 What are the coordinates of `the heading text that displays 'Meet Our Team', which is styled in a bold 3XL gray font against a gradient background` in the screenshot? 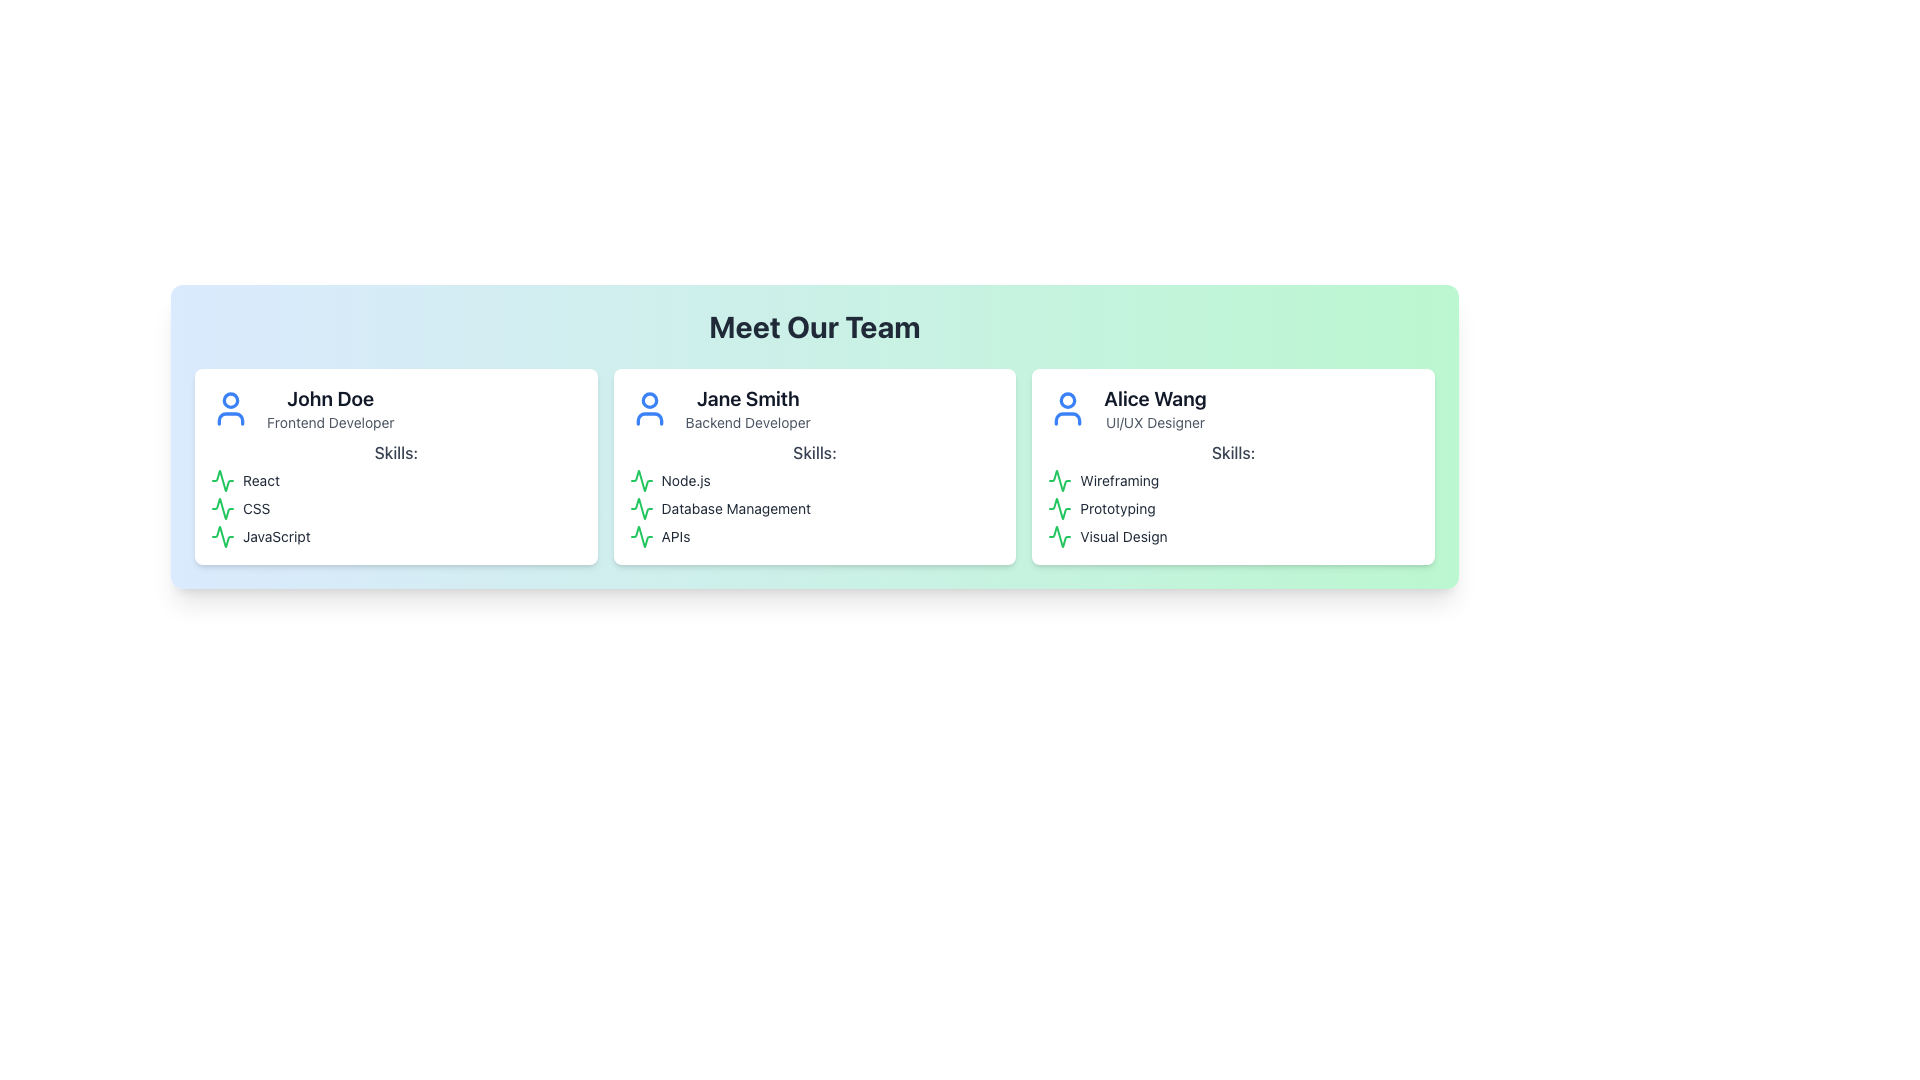 It's located at (815, 326).